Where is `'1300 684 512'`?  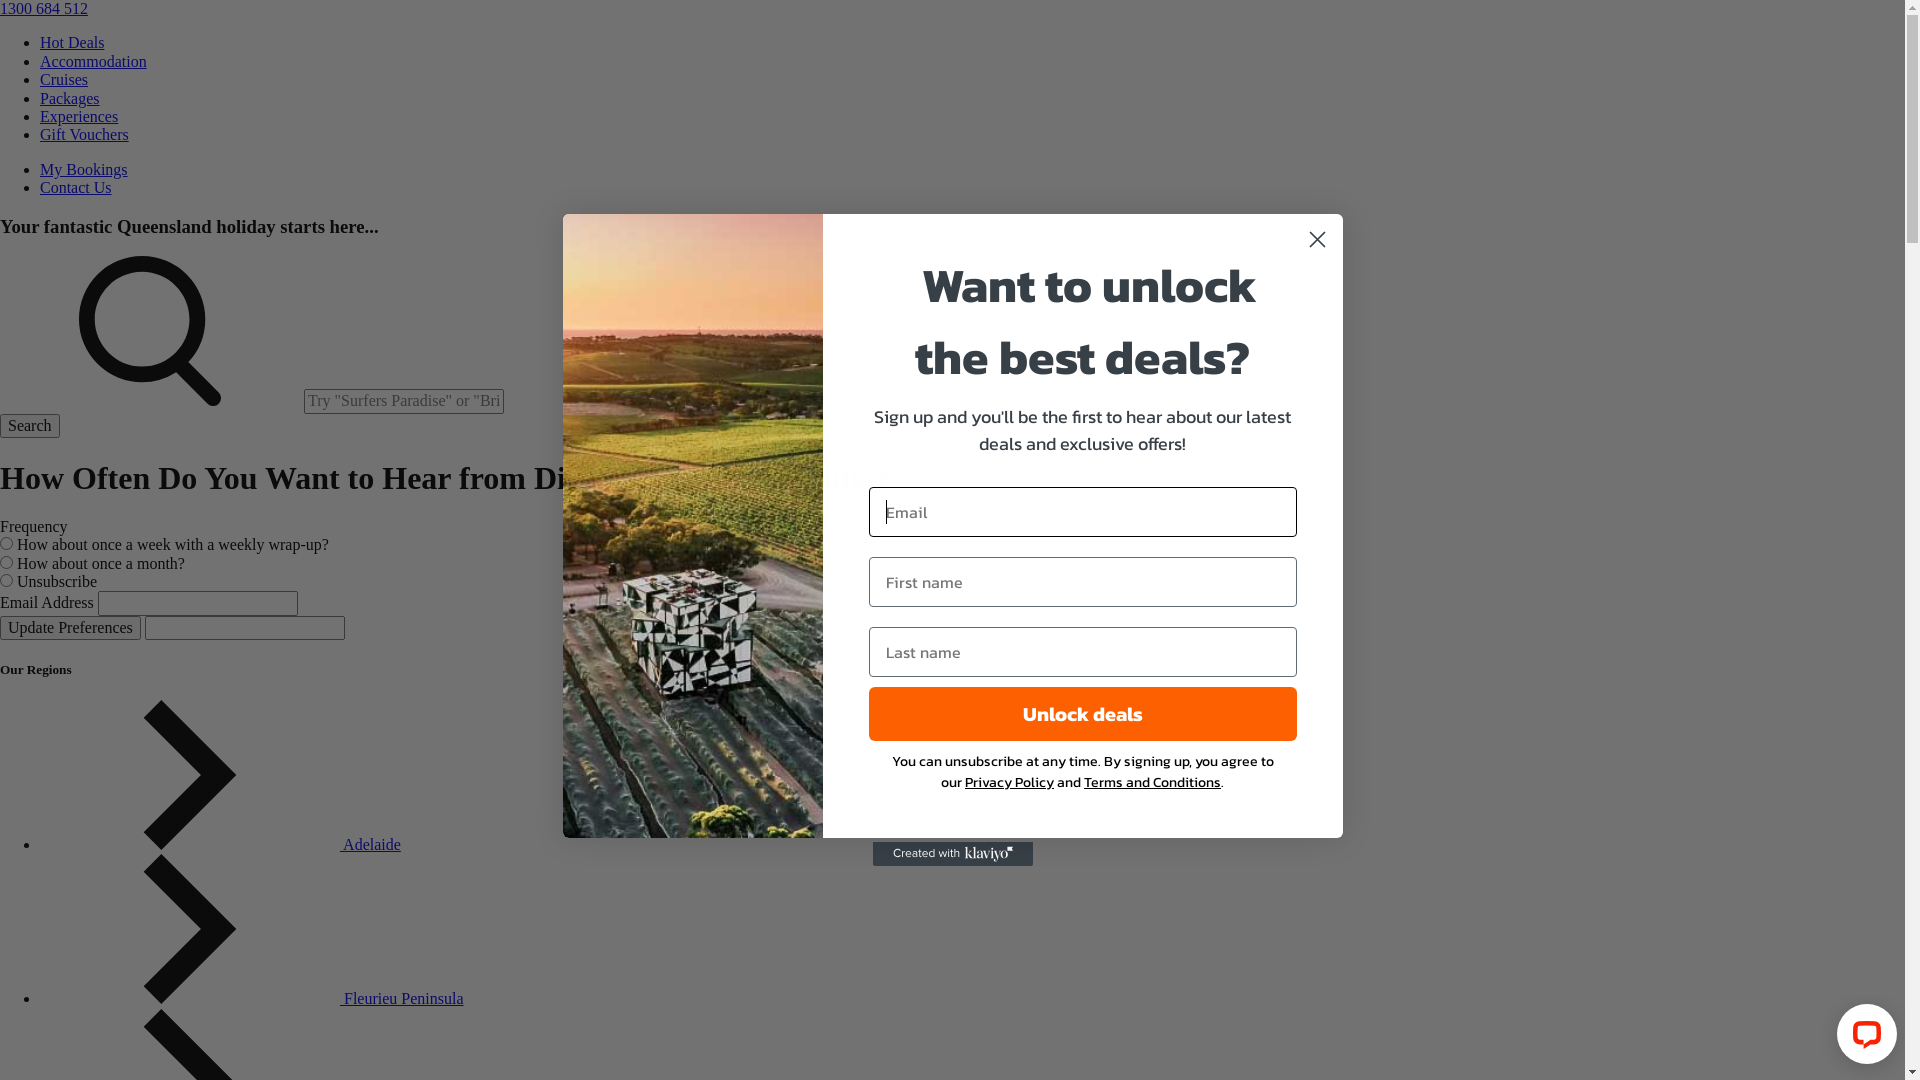 '1300 684 512' is located at coordinates (43, 8).